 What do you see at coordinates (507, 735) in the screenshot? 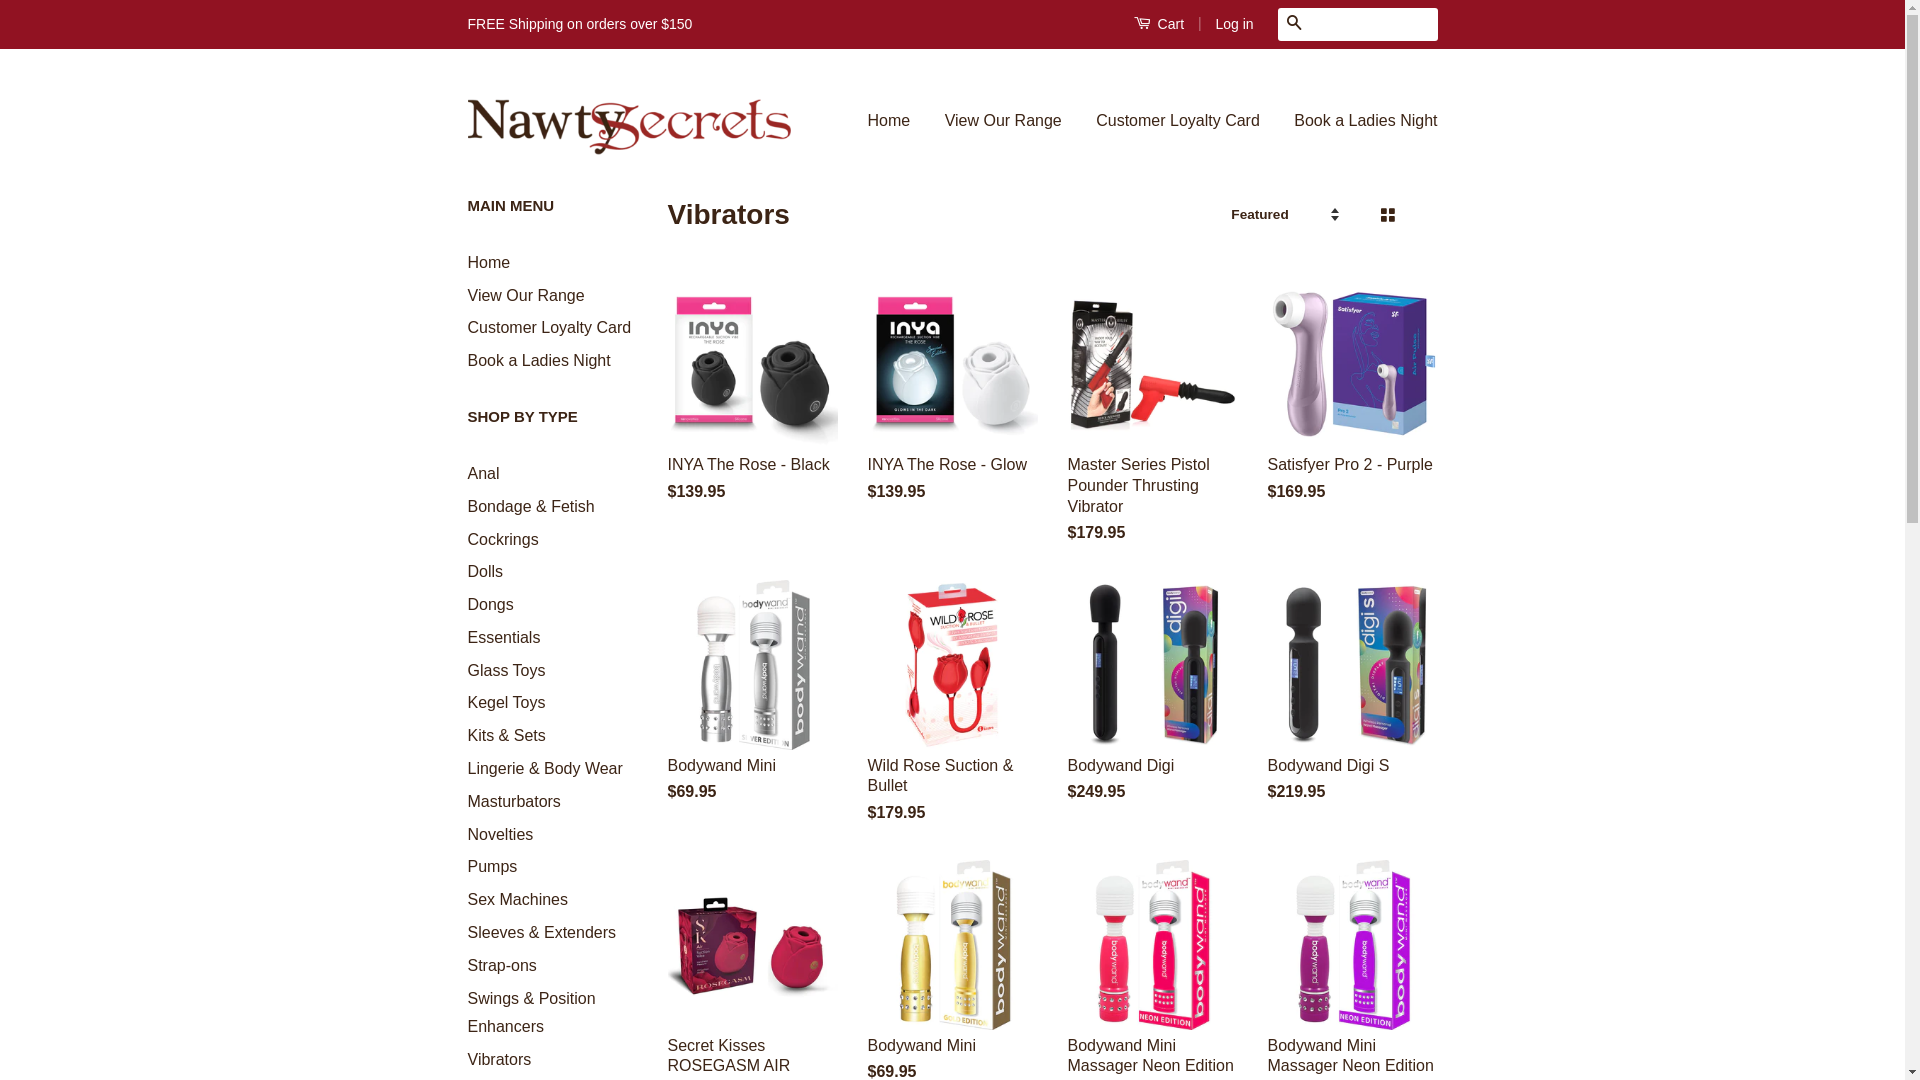
I see `'Kits & Sets'` at bounding box center [507, 735].